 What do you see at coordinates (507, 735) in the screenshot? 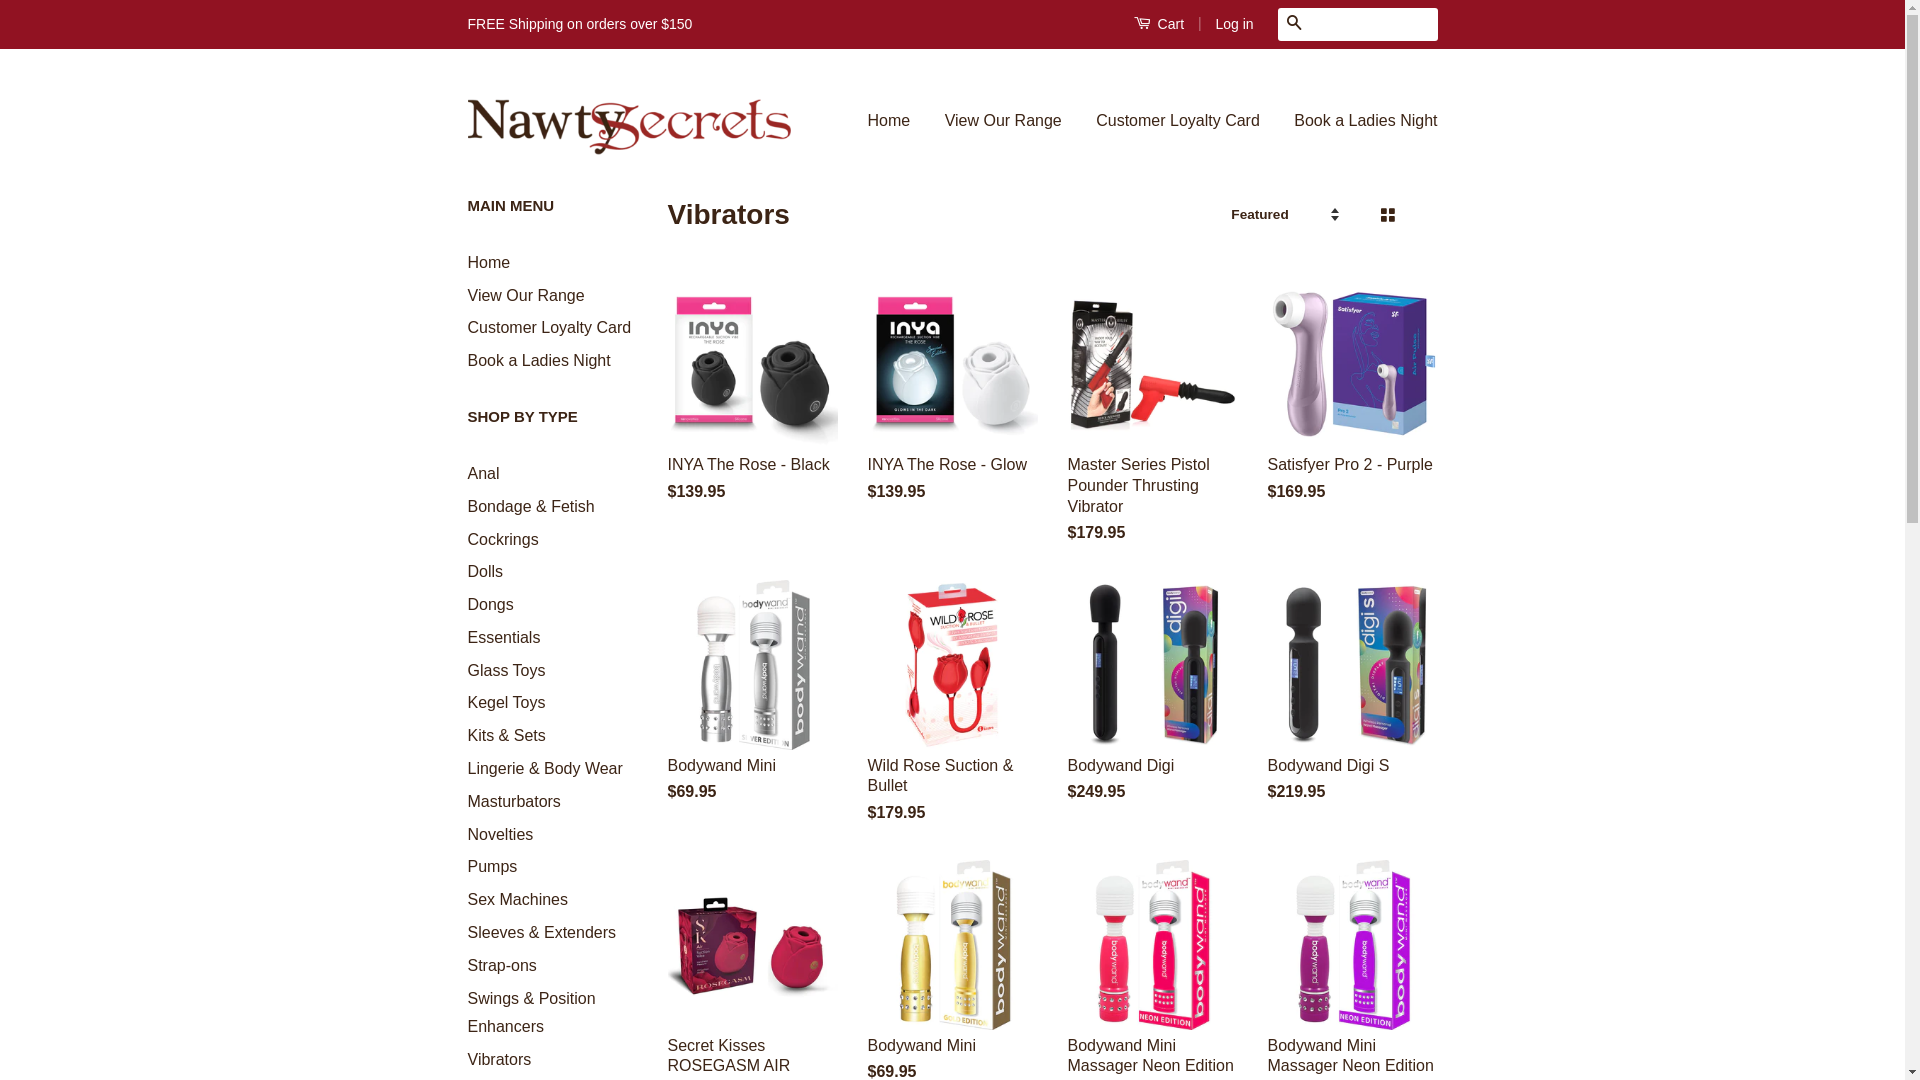
I see `'Kits & Sets'` at bounding box center [507, 735].